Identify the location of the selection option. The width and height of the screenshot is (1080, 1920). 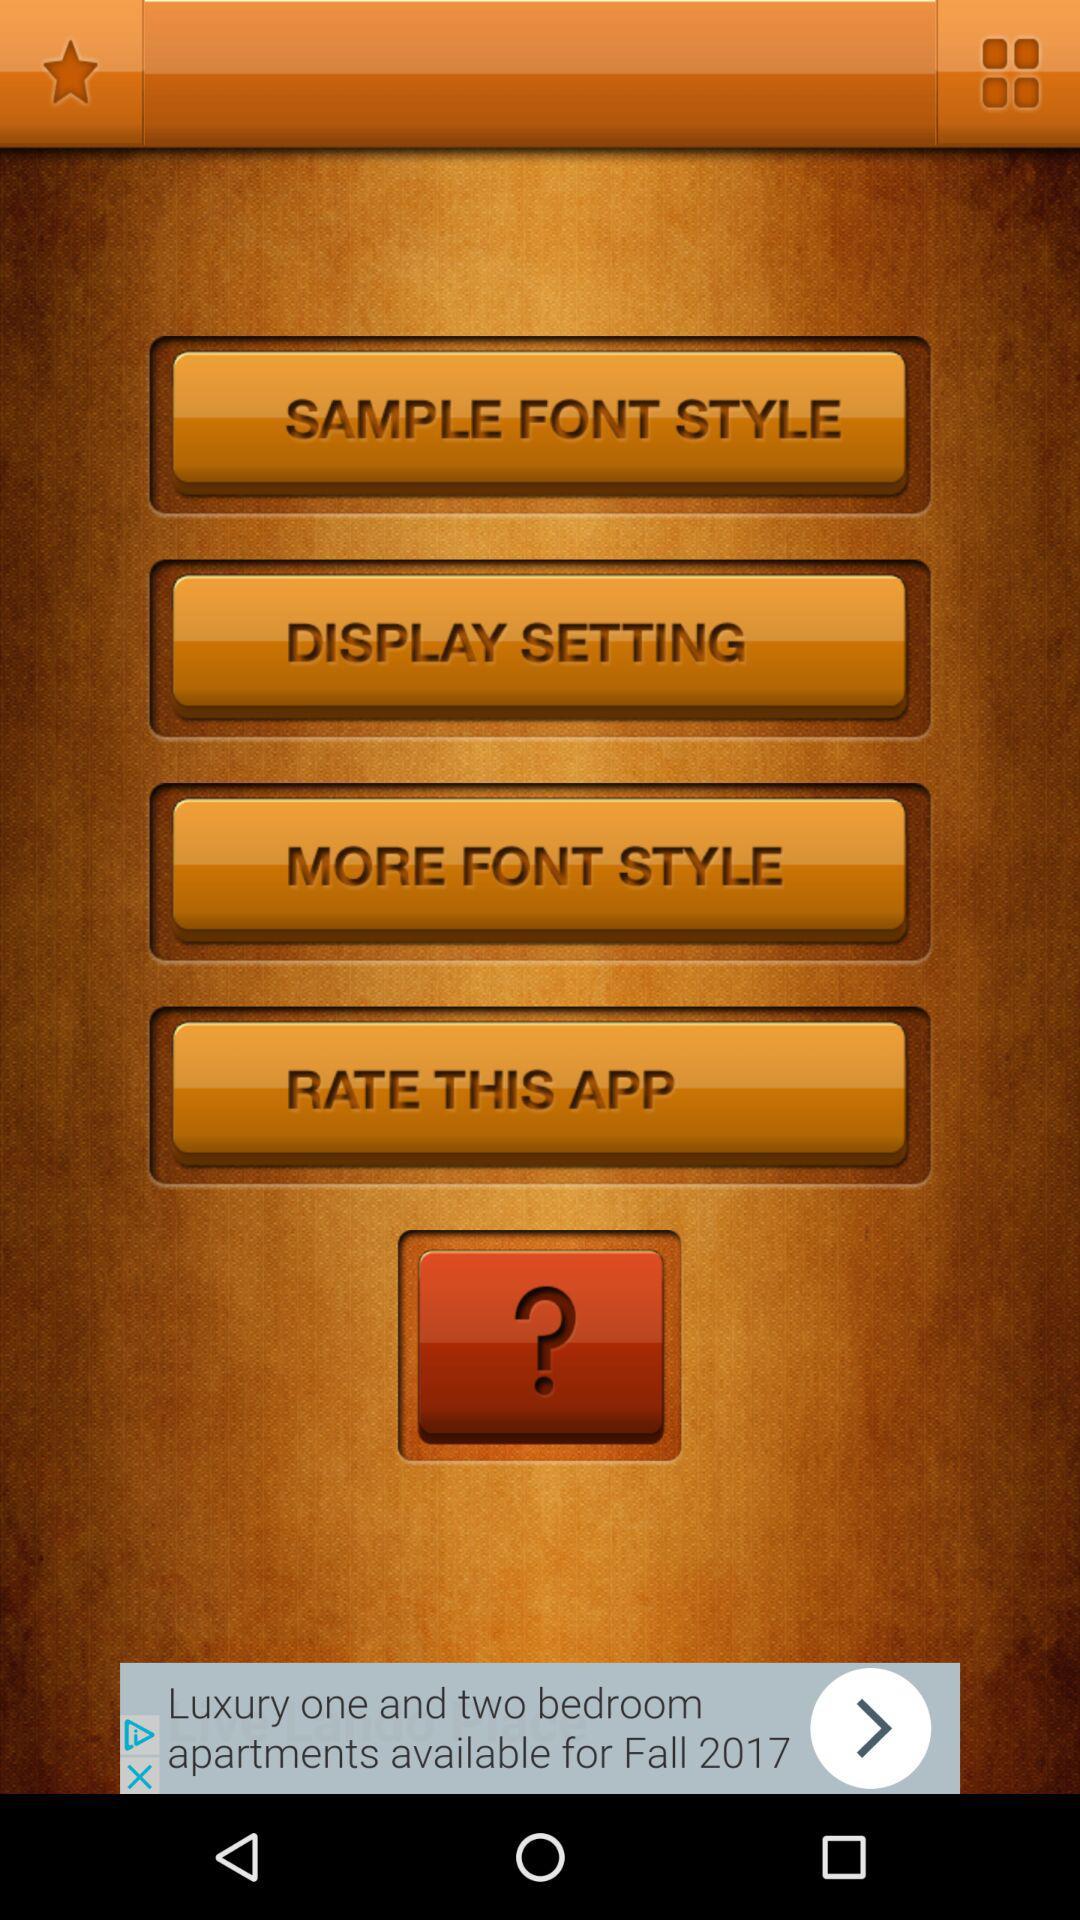
(71, 72).